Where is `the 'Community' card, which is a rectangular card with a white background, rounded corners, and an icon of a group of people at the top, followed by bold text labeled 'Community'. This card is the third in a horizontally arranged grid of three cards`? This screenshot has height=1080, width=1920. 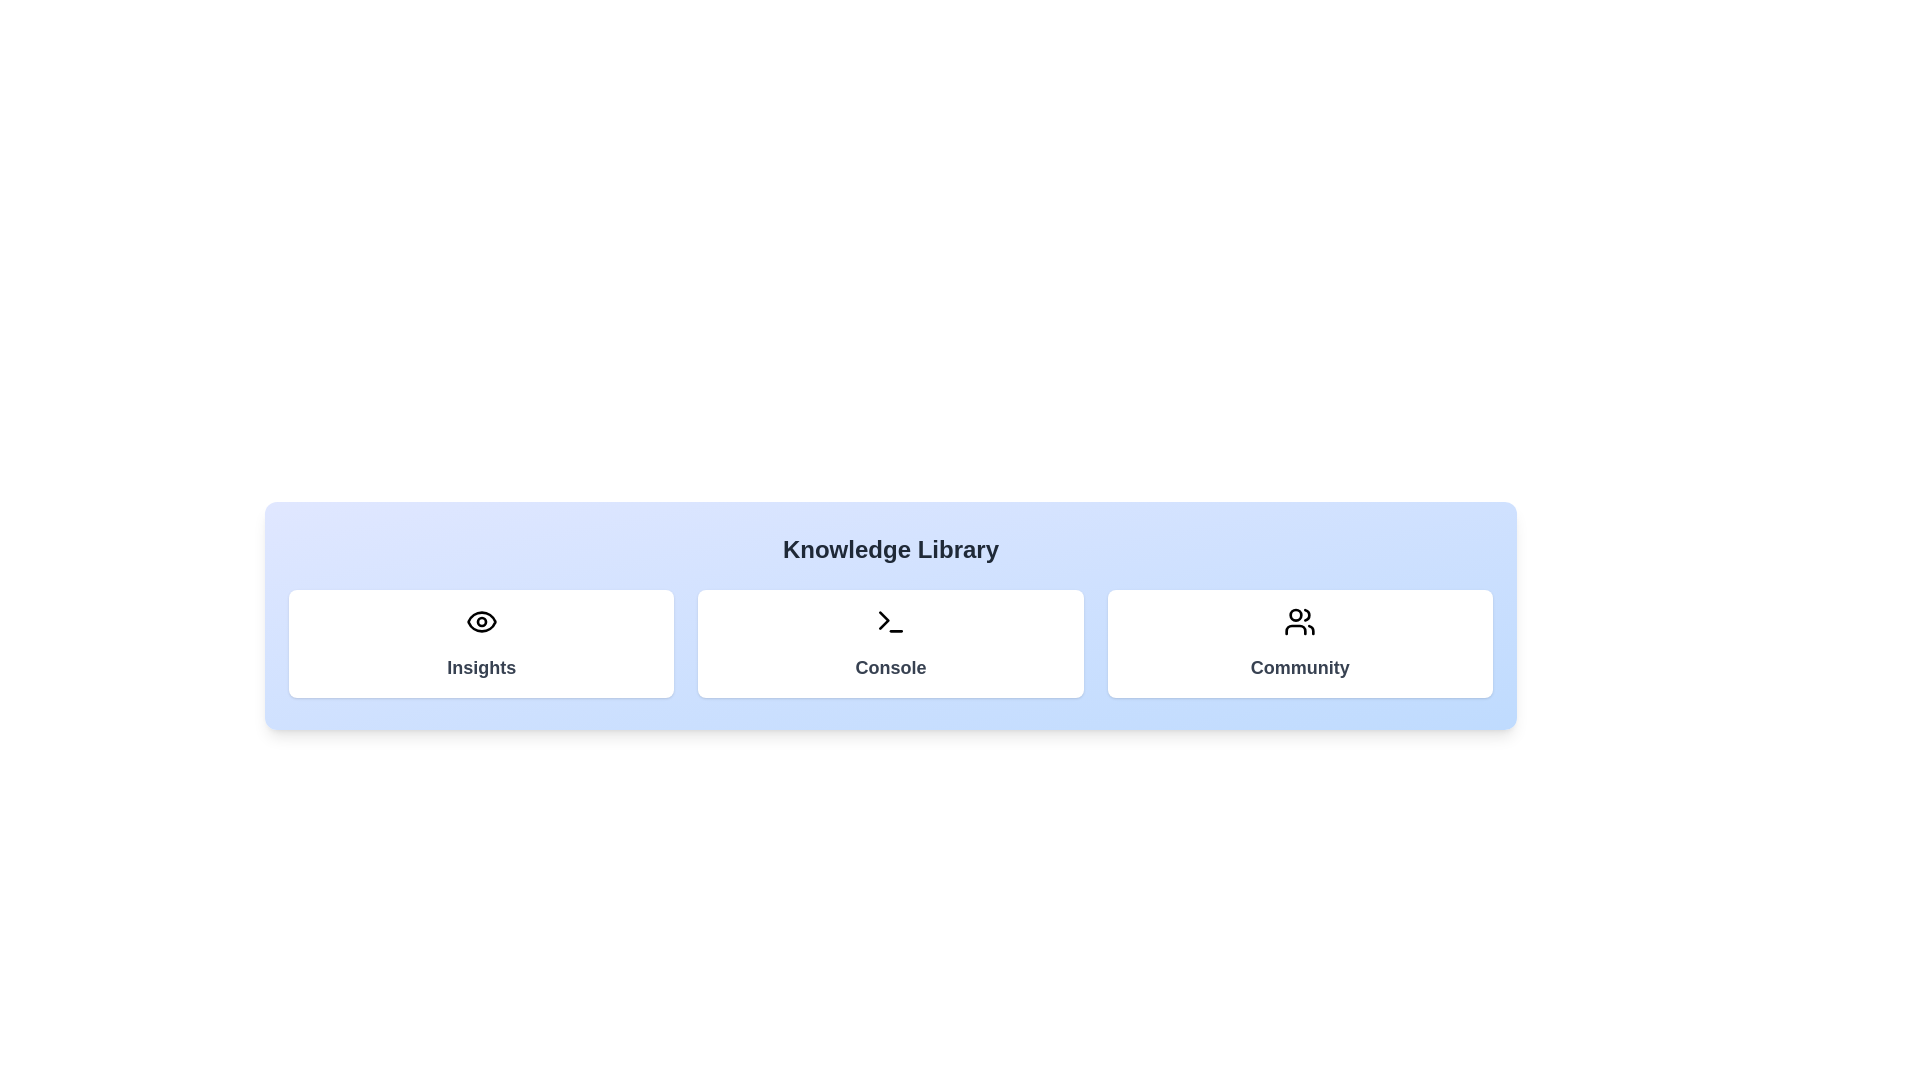
the 'Community' card, which is a rectangular card with a white background, rounded corners, and an icon of a group of people at the top, followed by bold text labeled 'Community'. This card is the third in a horizontally arranged grid of three cards is located at coordinates (1300, 644).